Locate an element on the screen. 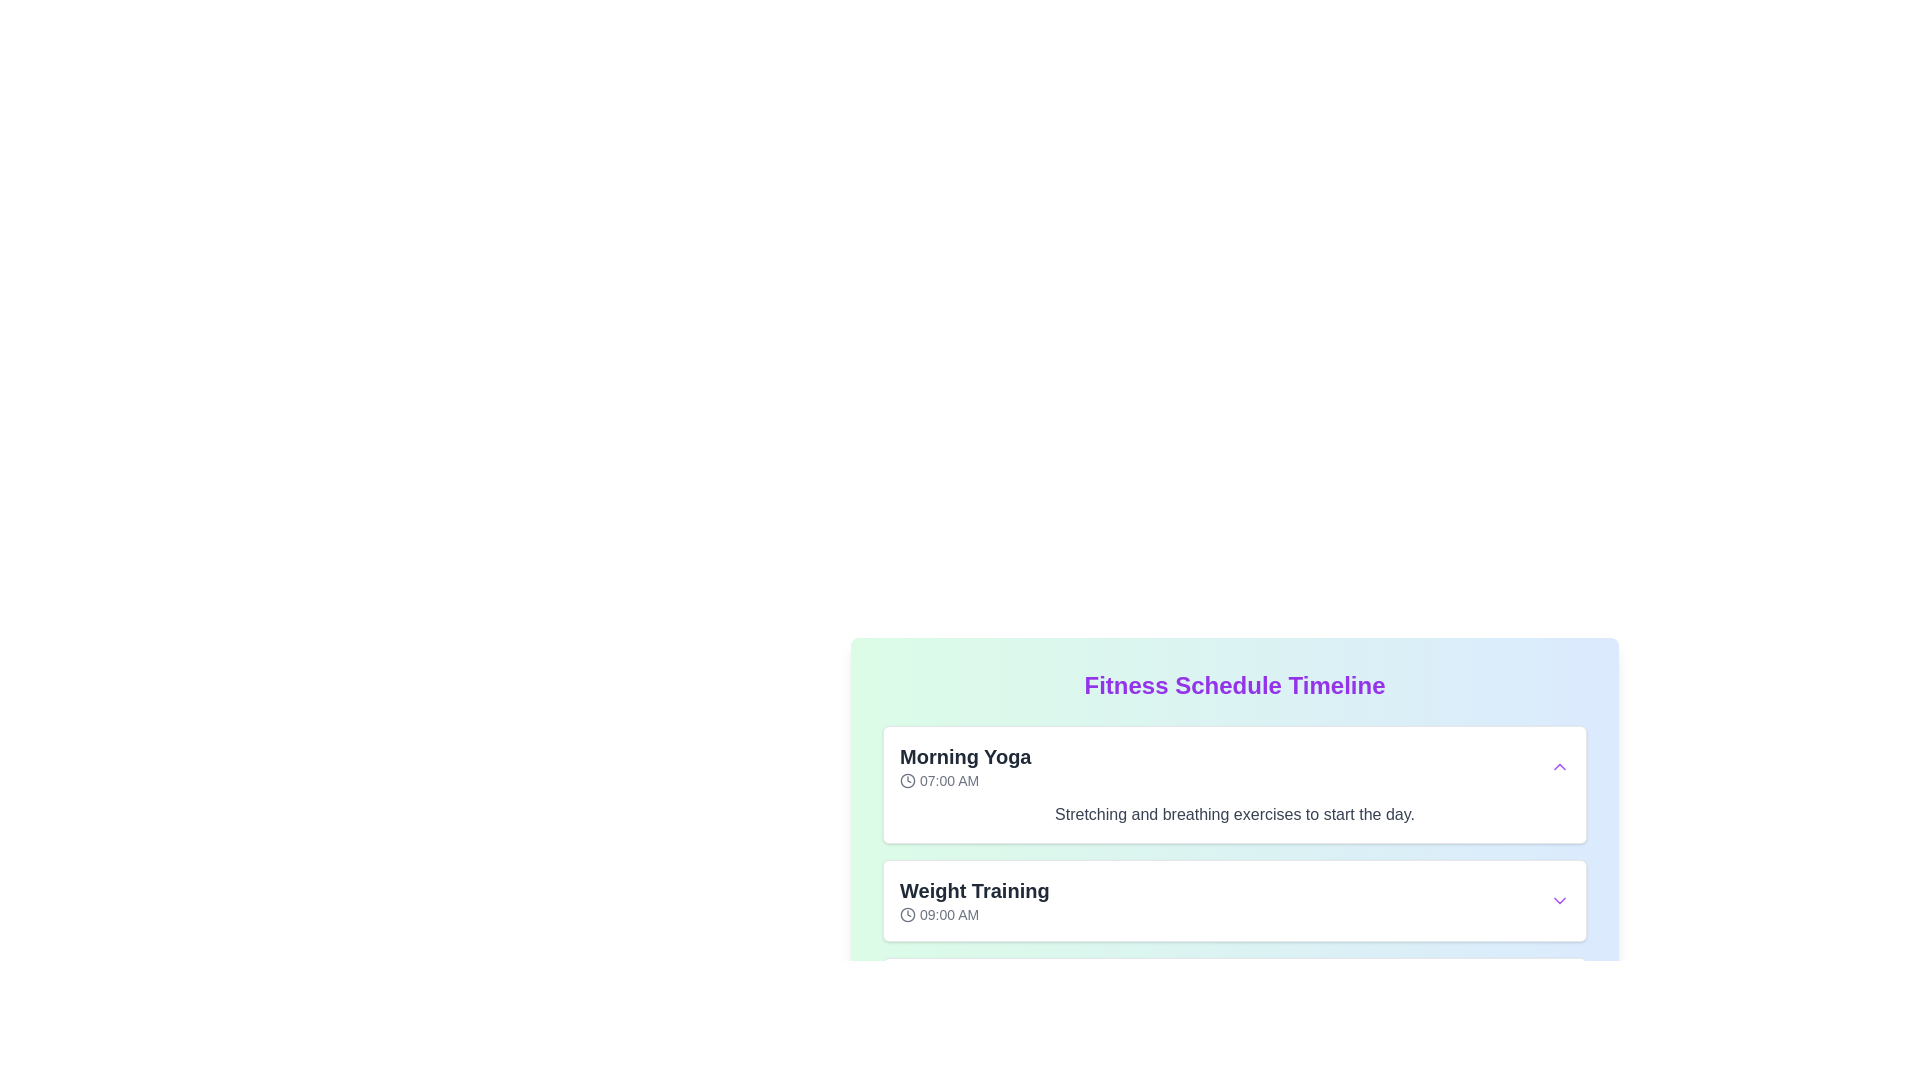 The image size is (1920, 1080). text displayed in the Text Label element showing the time string '09:00 AM', which is located below the 'Weight Training' title is located at coordinates (974, 914).